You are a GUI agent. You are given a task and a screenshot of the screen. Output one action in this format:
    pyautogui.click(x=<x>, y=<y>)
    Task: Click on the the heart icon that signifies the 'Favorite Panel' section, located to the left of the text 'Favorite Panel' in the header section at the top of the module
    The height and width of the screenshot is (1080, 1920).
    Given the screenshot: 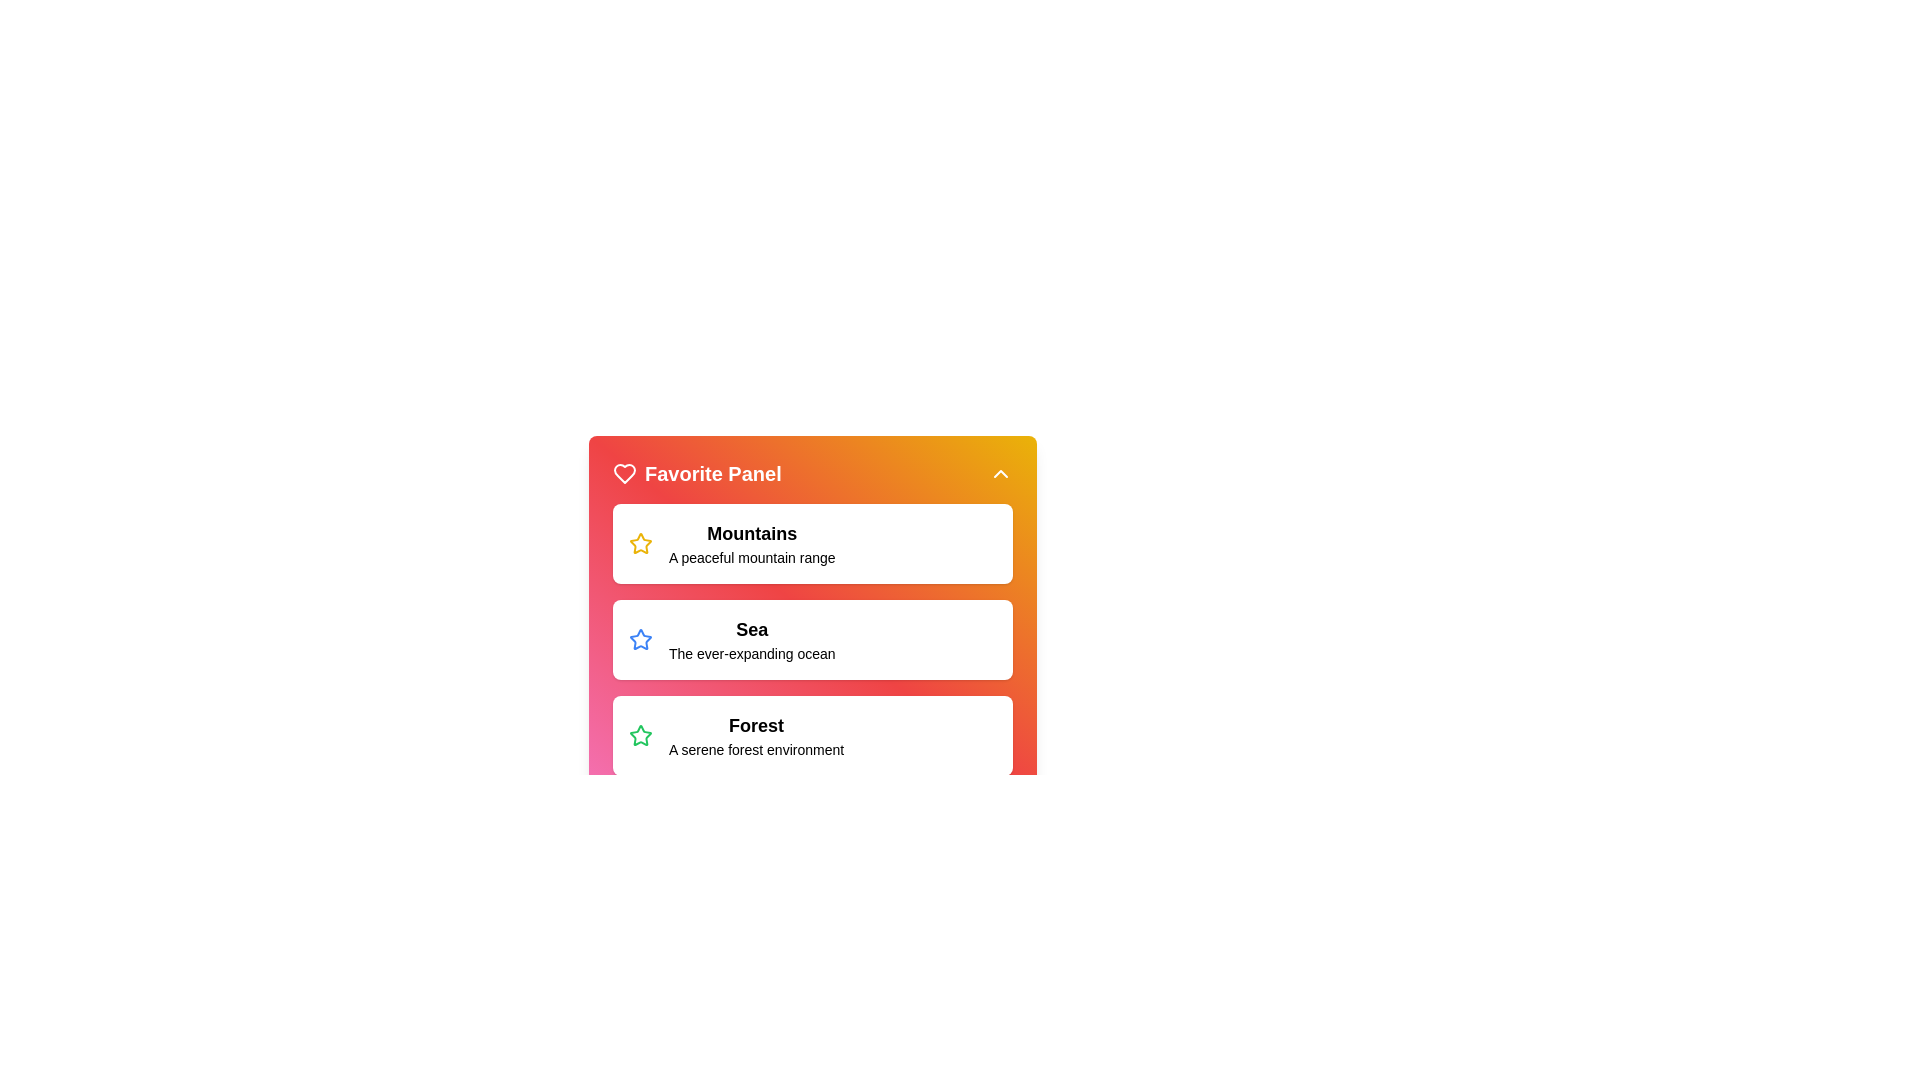 What is the action you would take?
    pyautogui.click(x=623, y=474)
    